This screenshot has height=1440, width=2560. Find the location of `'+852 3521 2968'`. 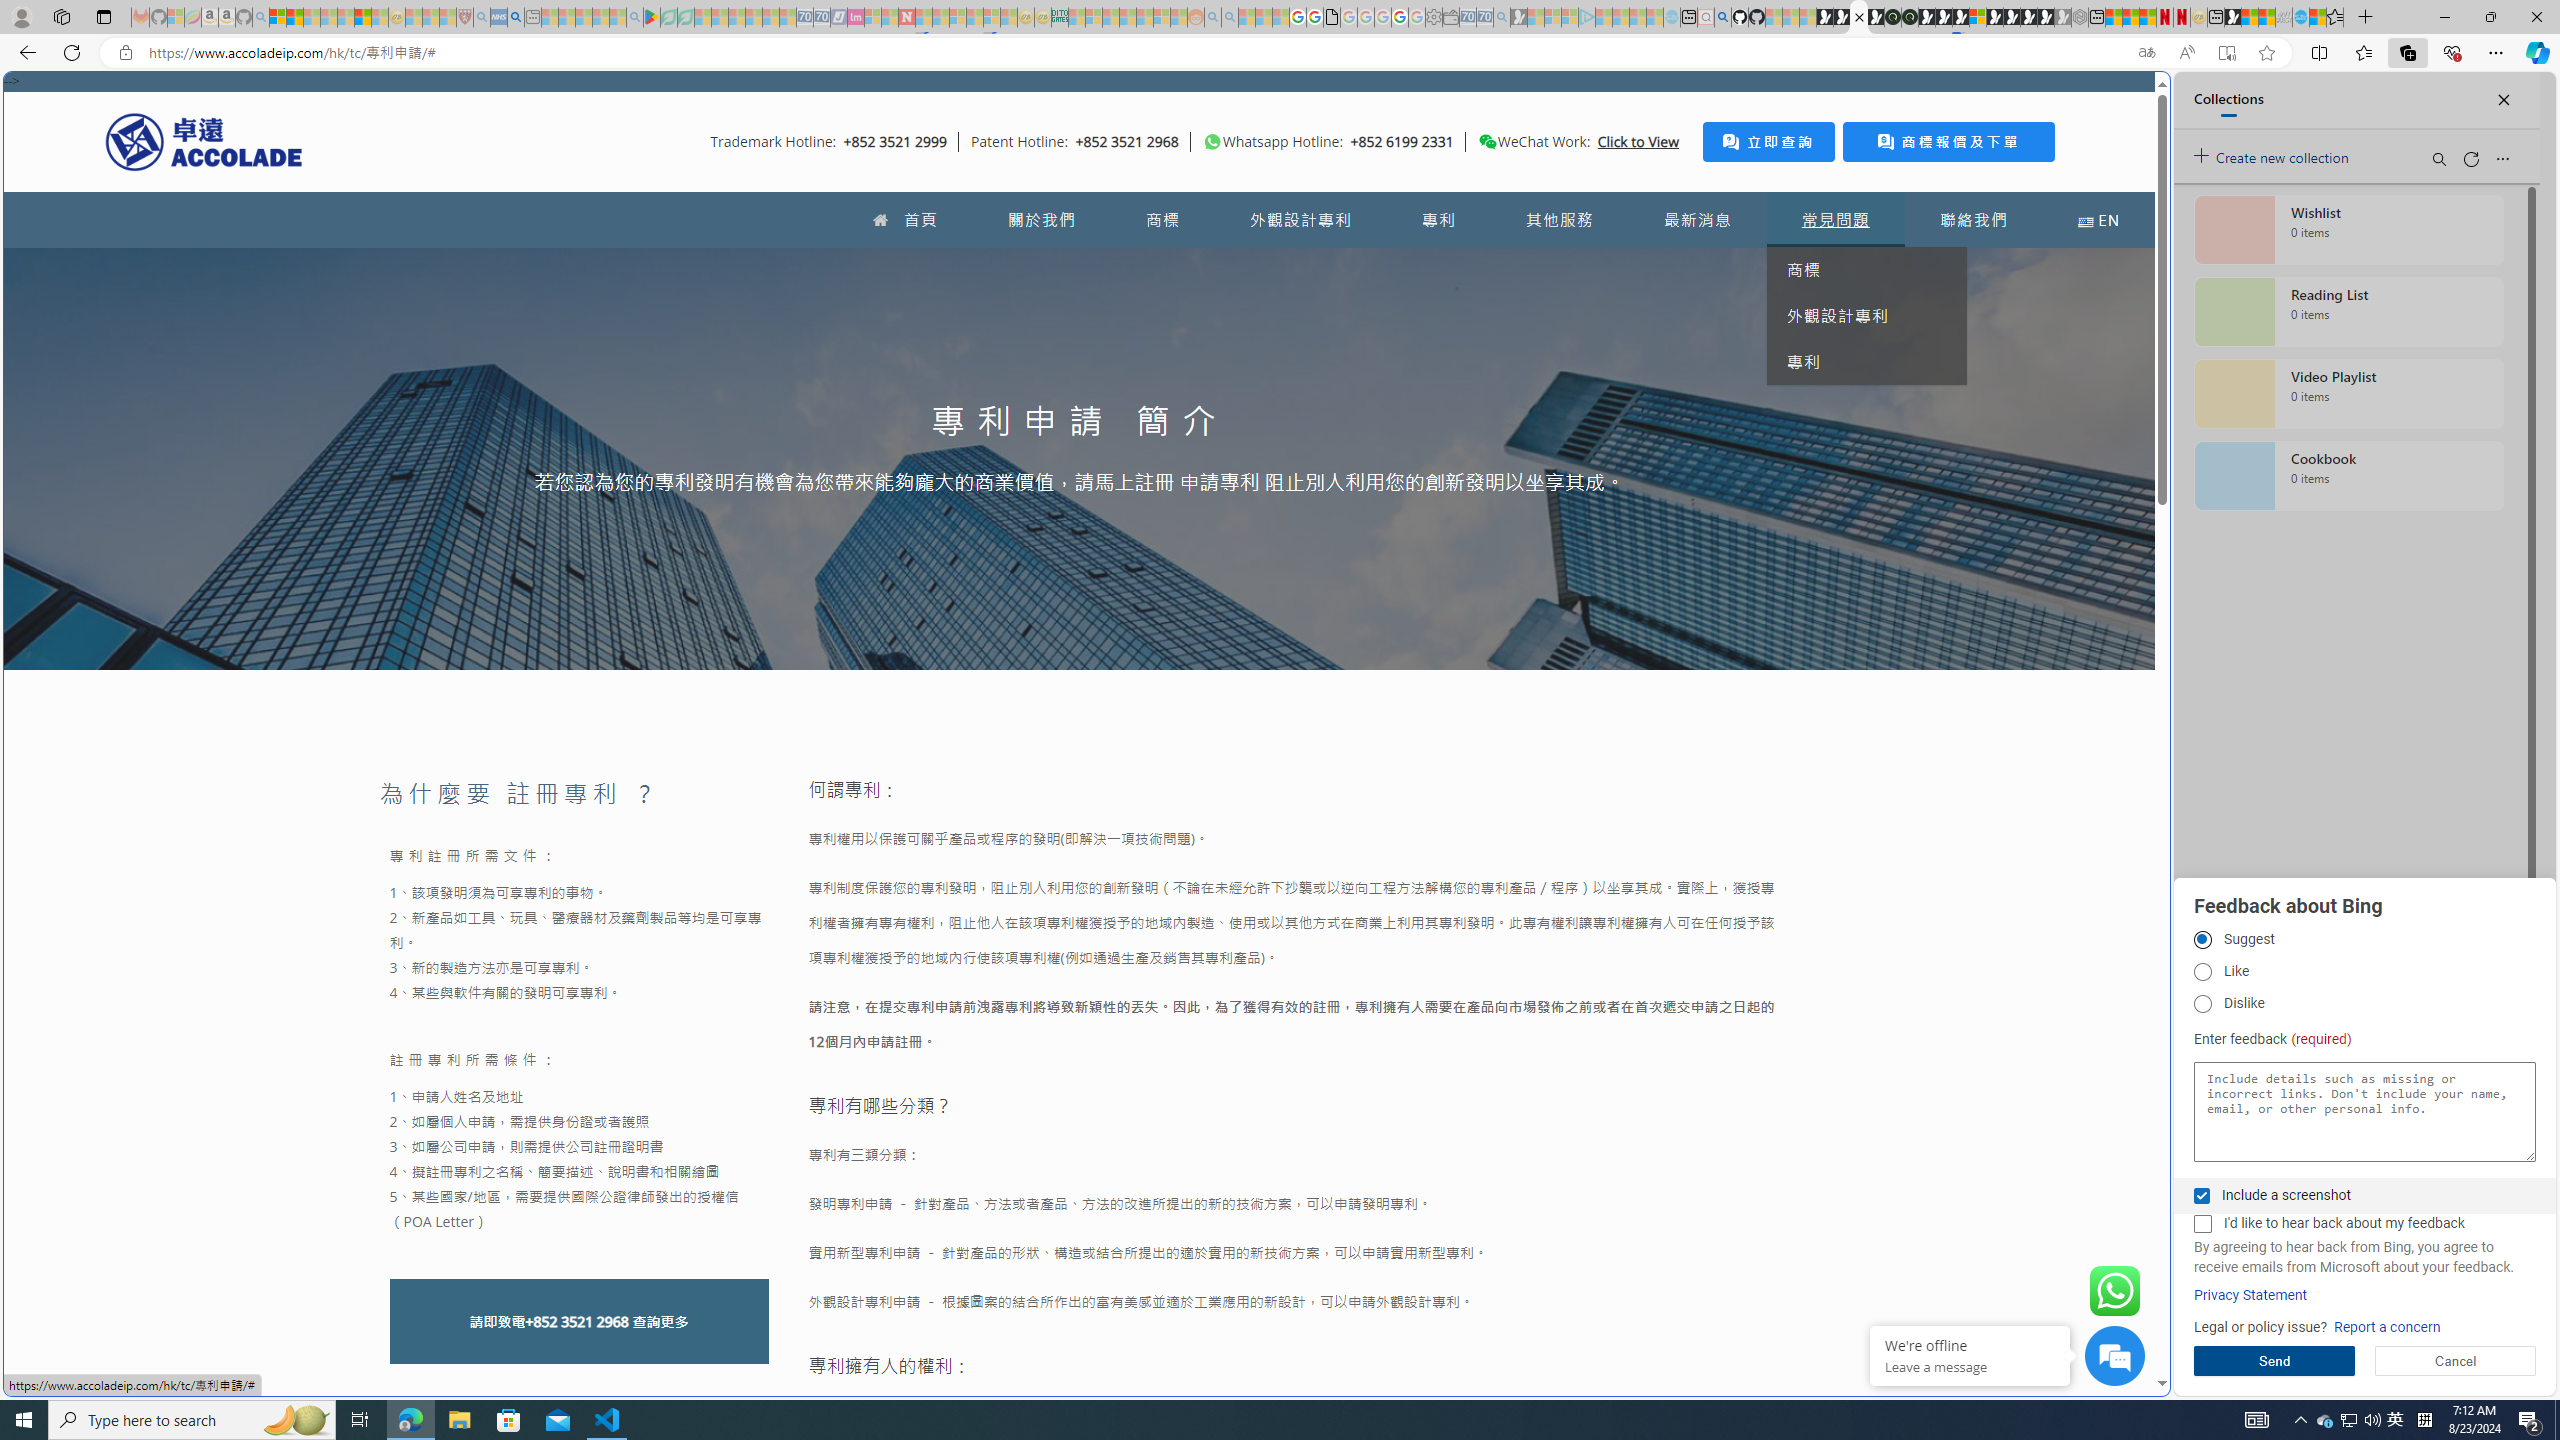

'+852 3521 2968' is located at coordinates (576, 1321).